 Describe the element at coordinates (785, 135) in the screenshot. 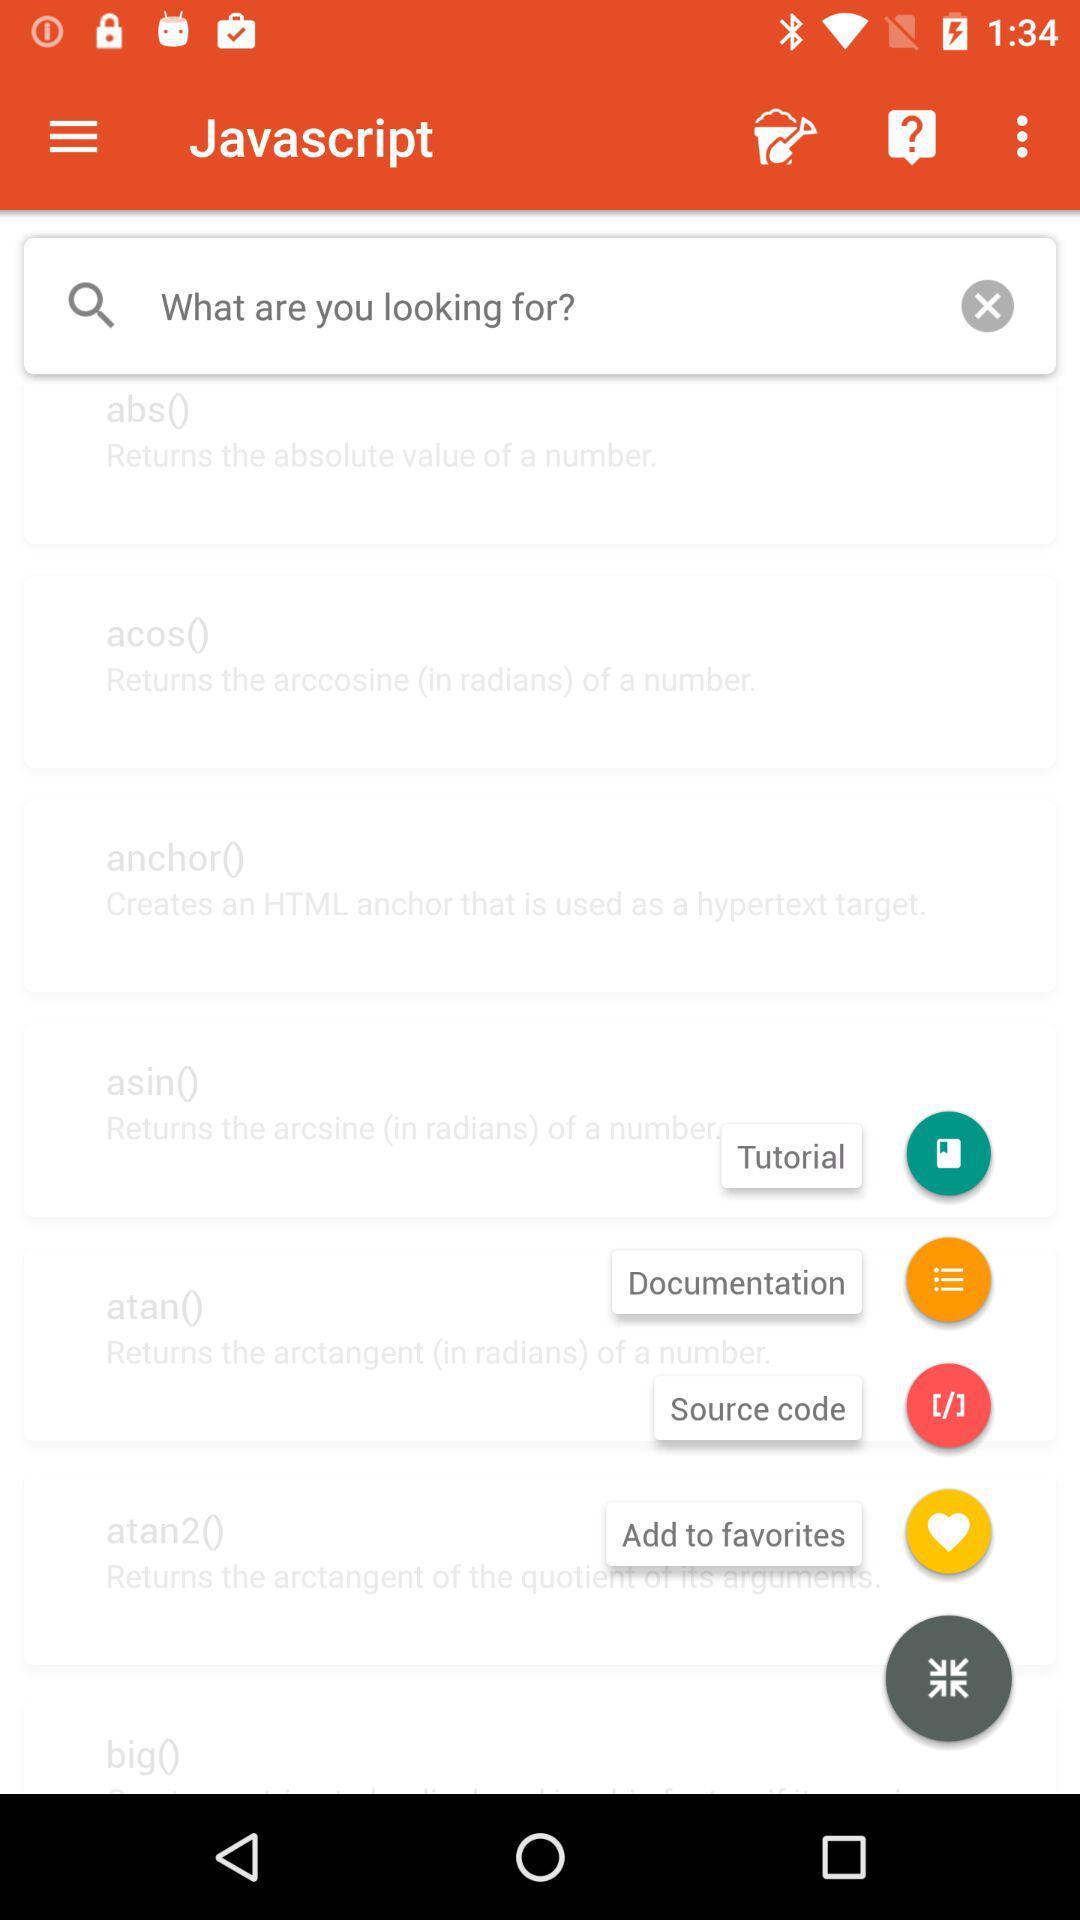

I see `the app to the right of javascript app` at that location.